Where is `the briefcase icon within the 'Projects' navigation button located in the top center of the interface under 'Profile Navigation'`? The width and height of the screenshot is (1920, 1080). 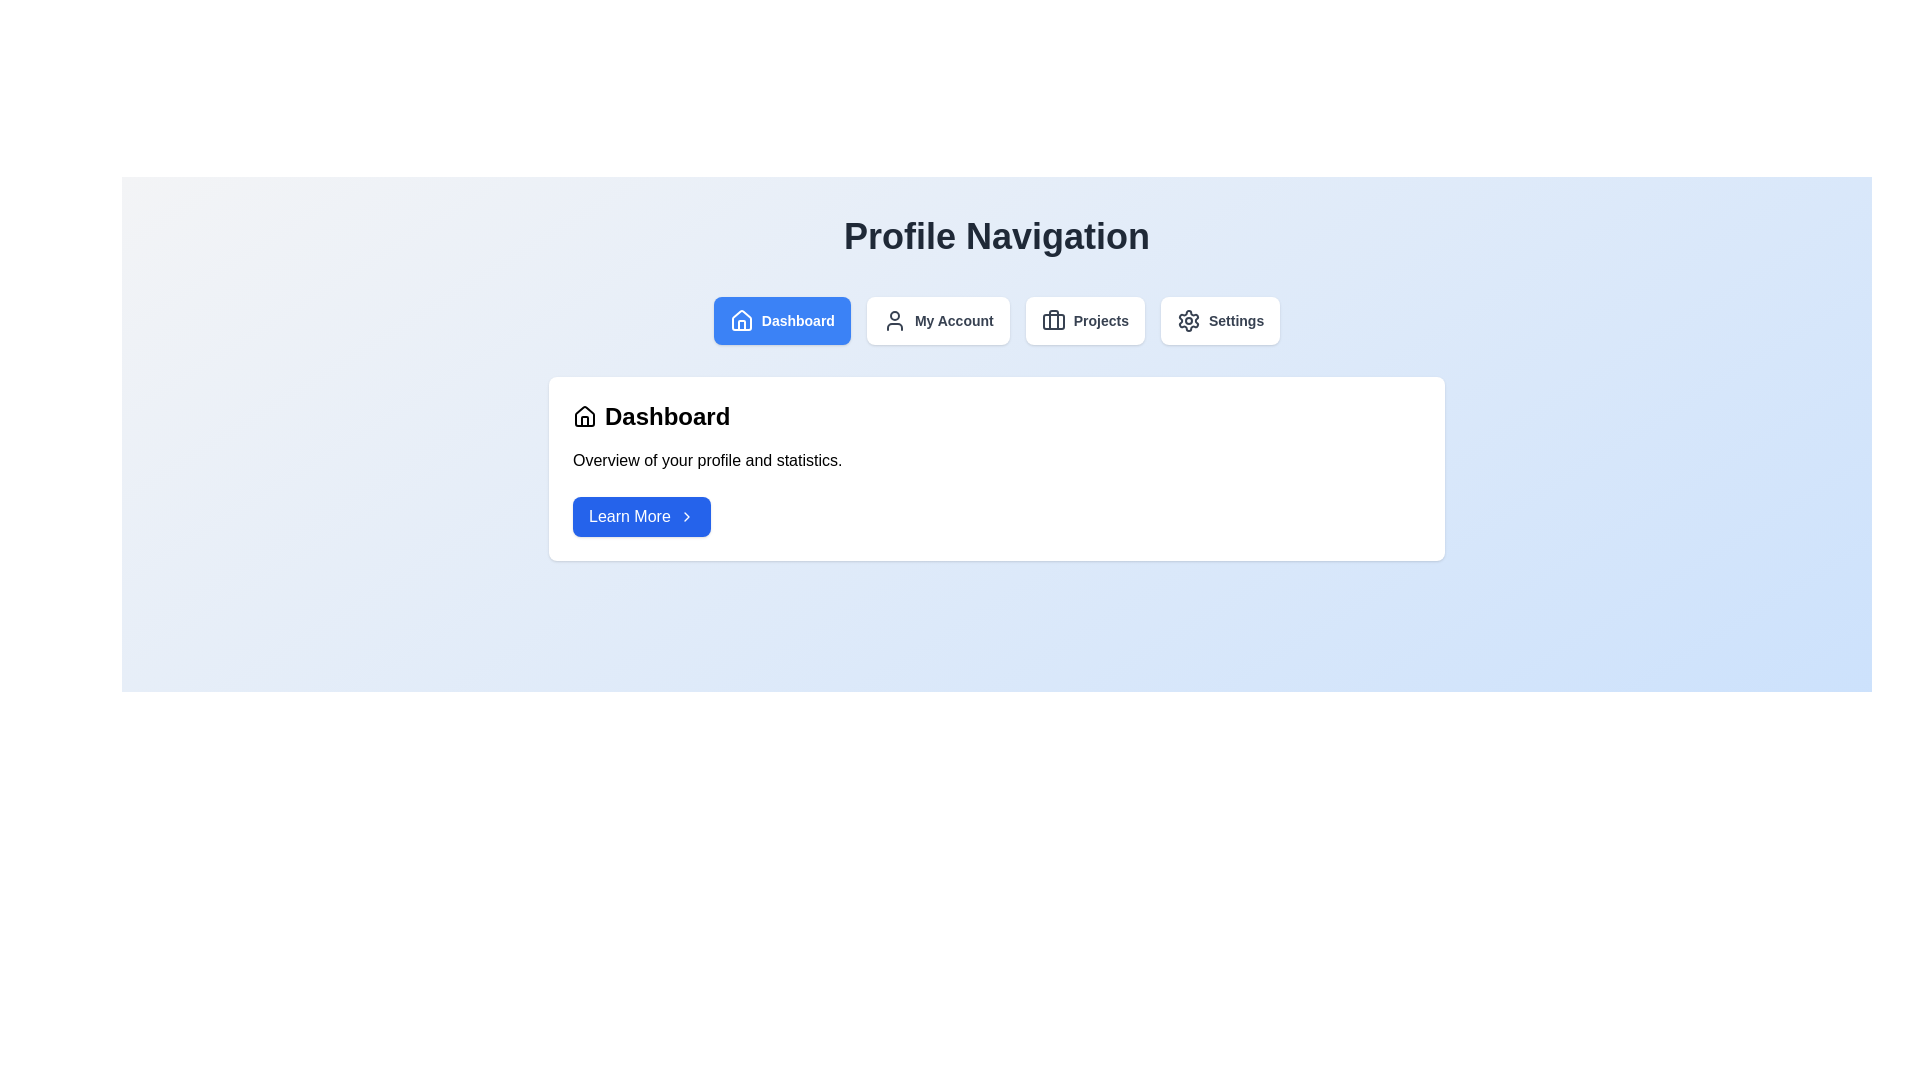
the briefcase icon within the 'Projects' navigation button located in the top center of the interface under 'Profile Navigation' is located at coordinates (1052, 319).